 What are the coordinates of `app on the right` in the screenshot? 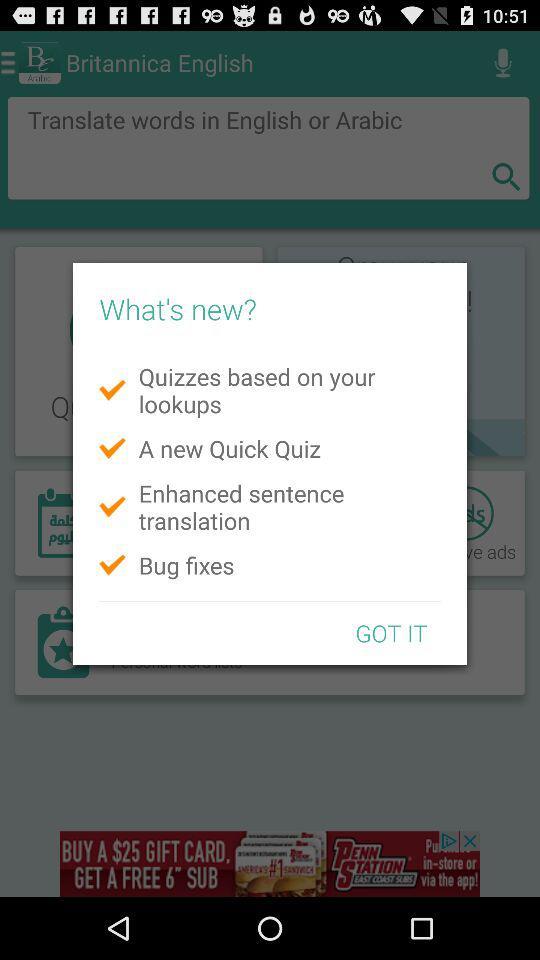 It's located at (391, 632).